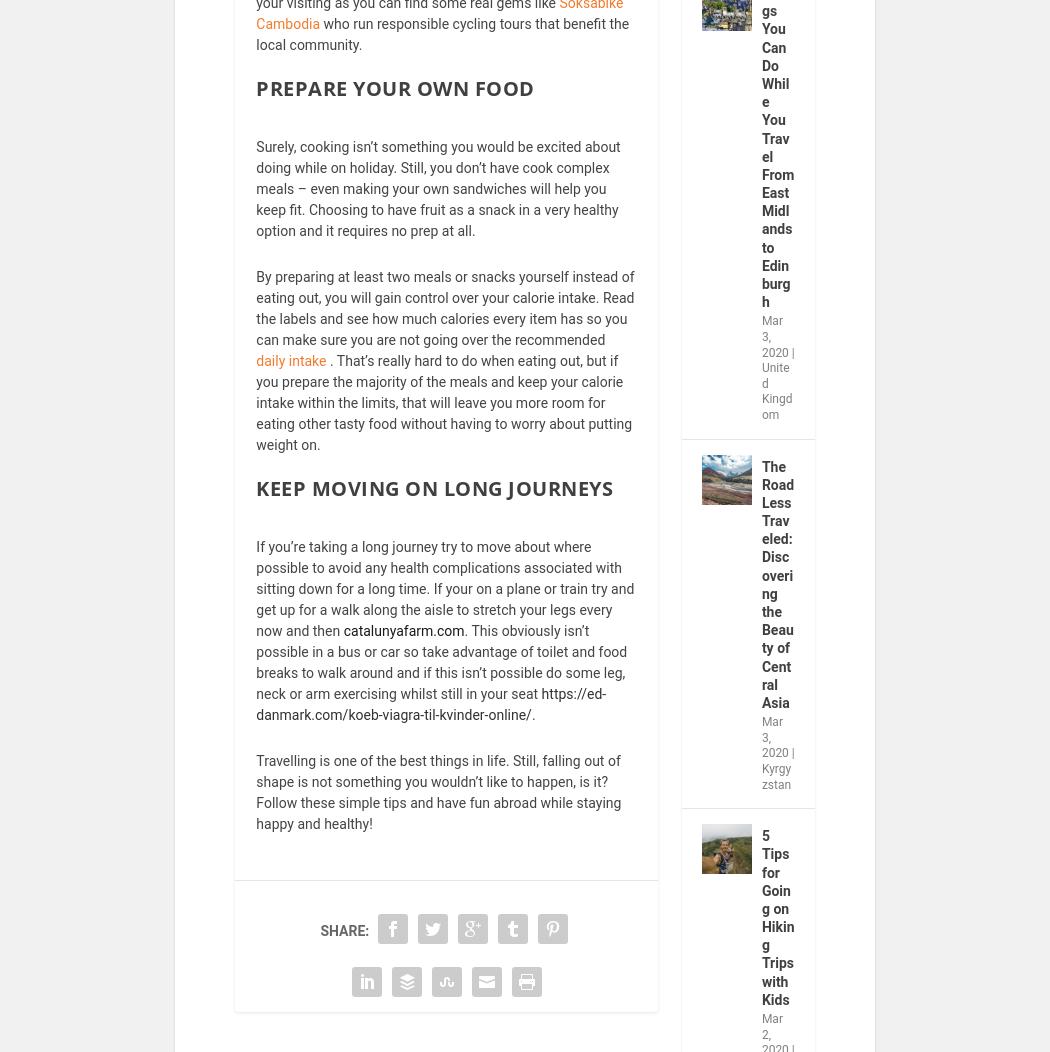  Describe the element at coordinates (403, 642) in the screenshot. I see `'catalunyafarm.com'` at that location.